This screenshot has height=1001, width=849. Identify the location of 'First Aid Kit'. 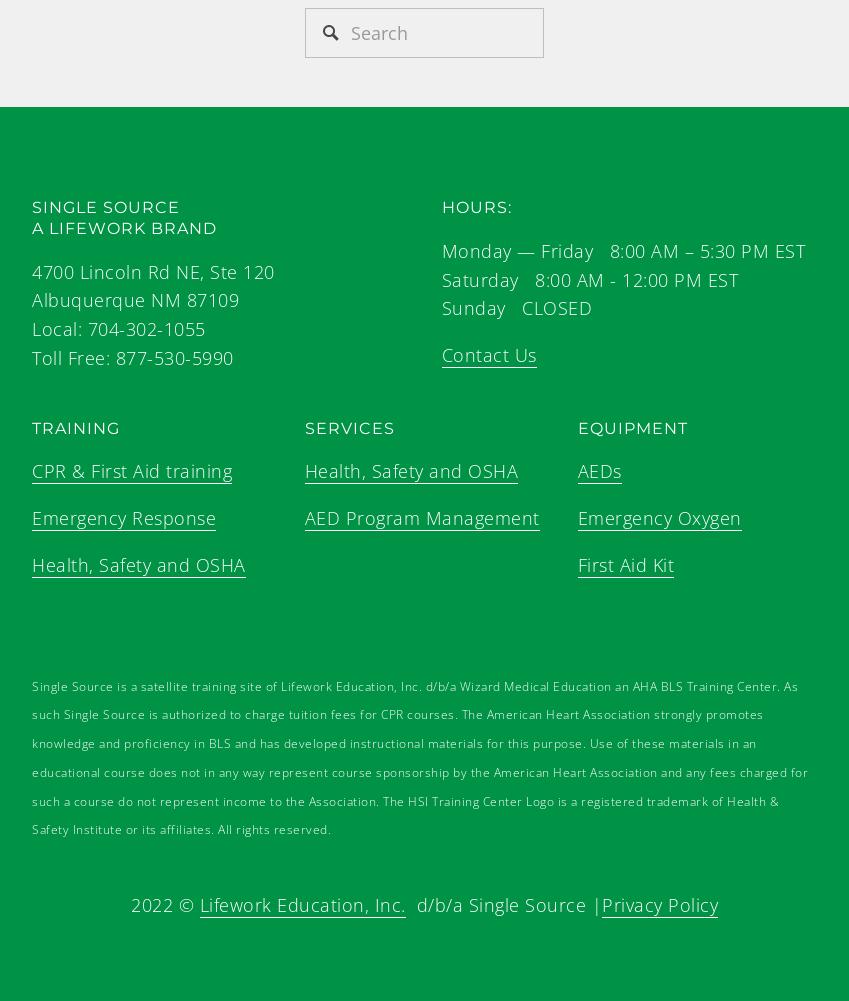
(625, 562).